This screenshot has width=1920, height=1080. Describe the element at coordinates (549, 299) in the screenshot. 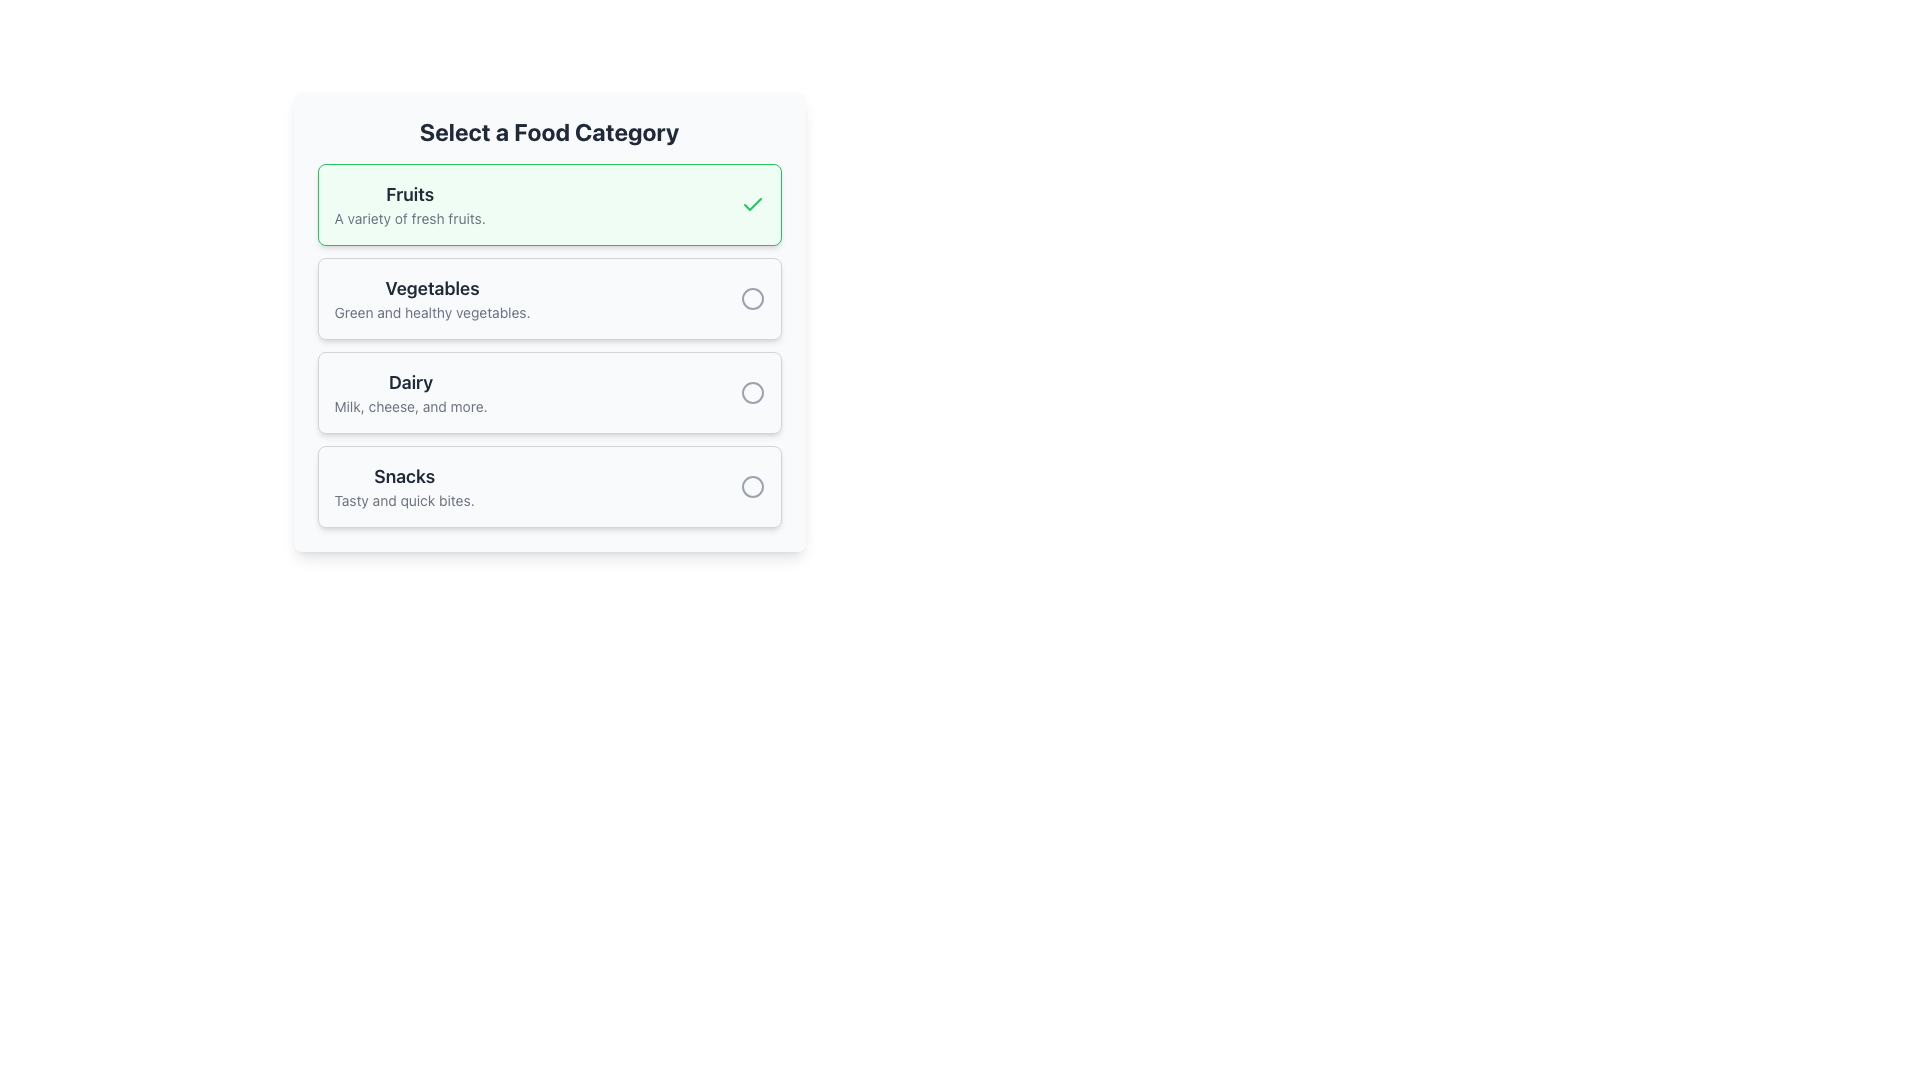

I see `the 'Vegetables' button, which is the second option in the food category selection list` at that location.